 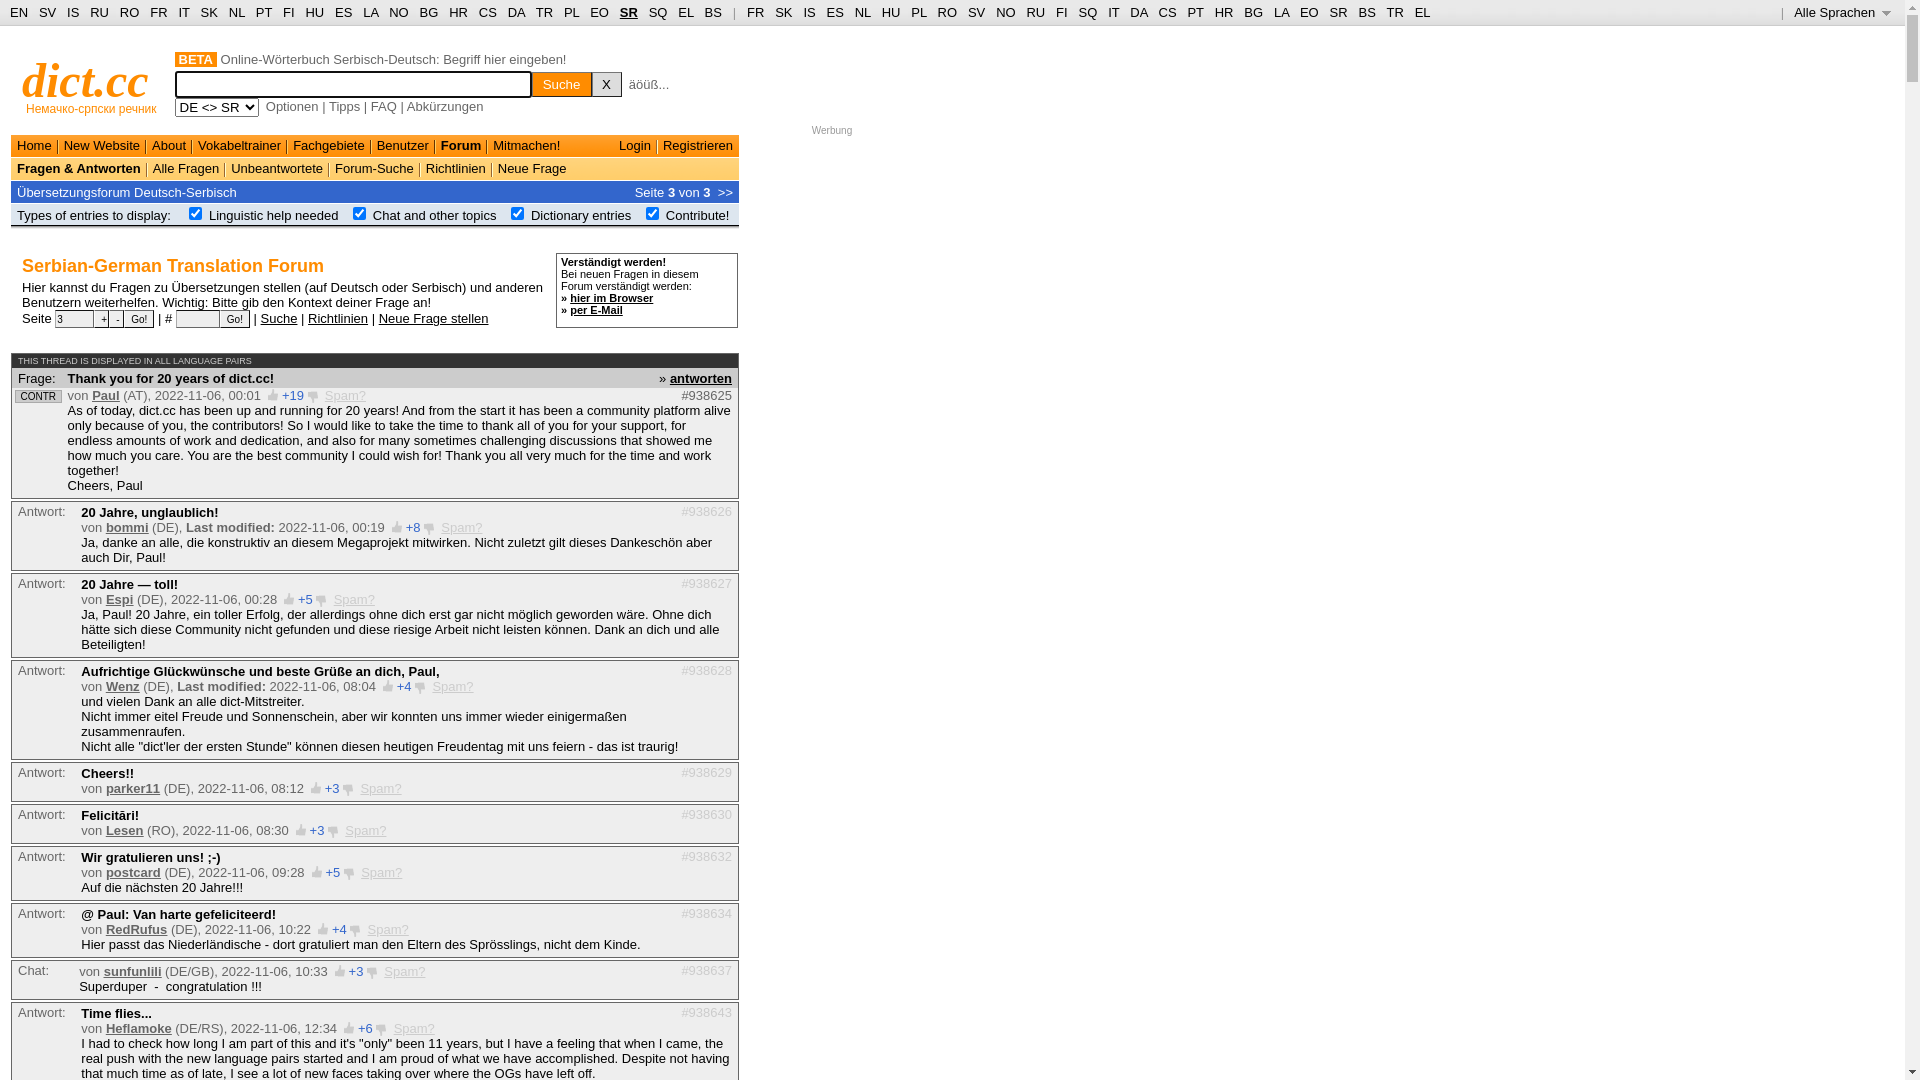 What do you see at coordinates (917, 12) in the screenshot?
I see `'PL'` at bounding box center [917, 12].